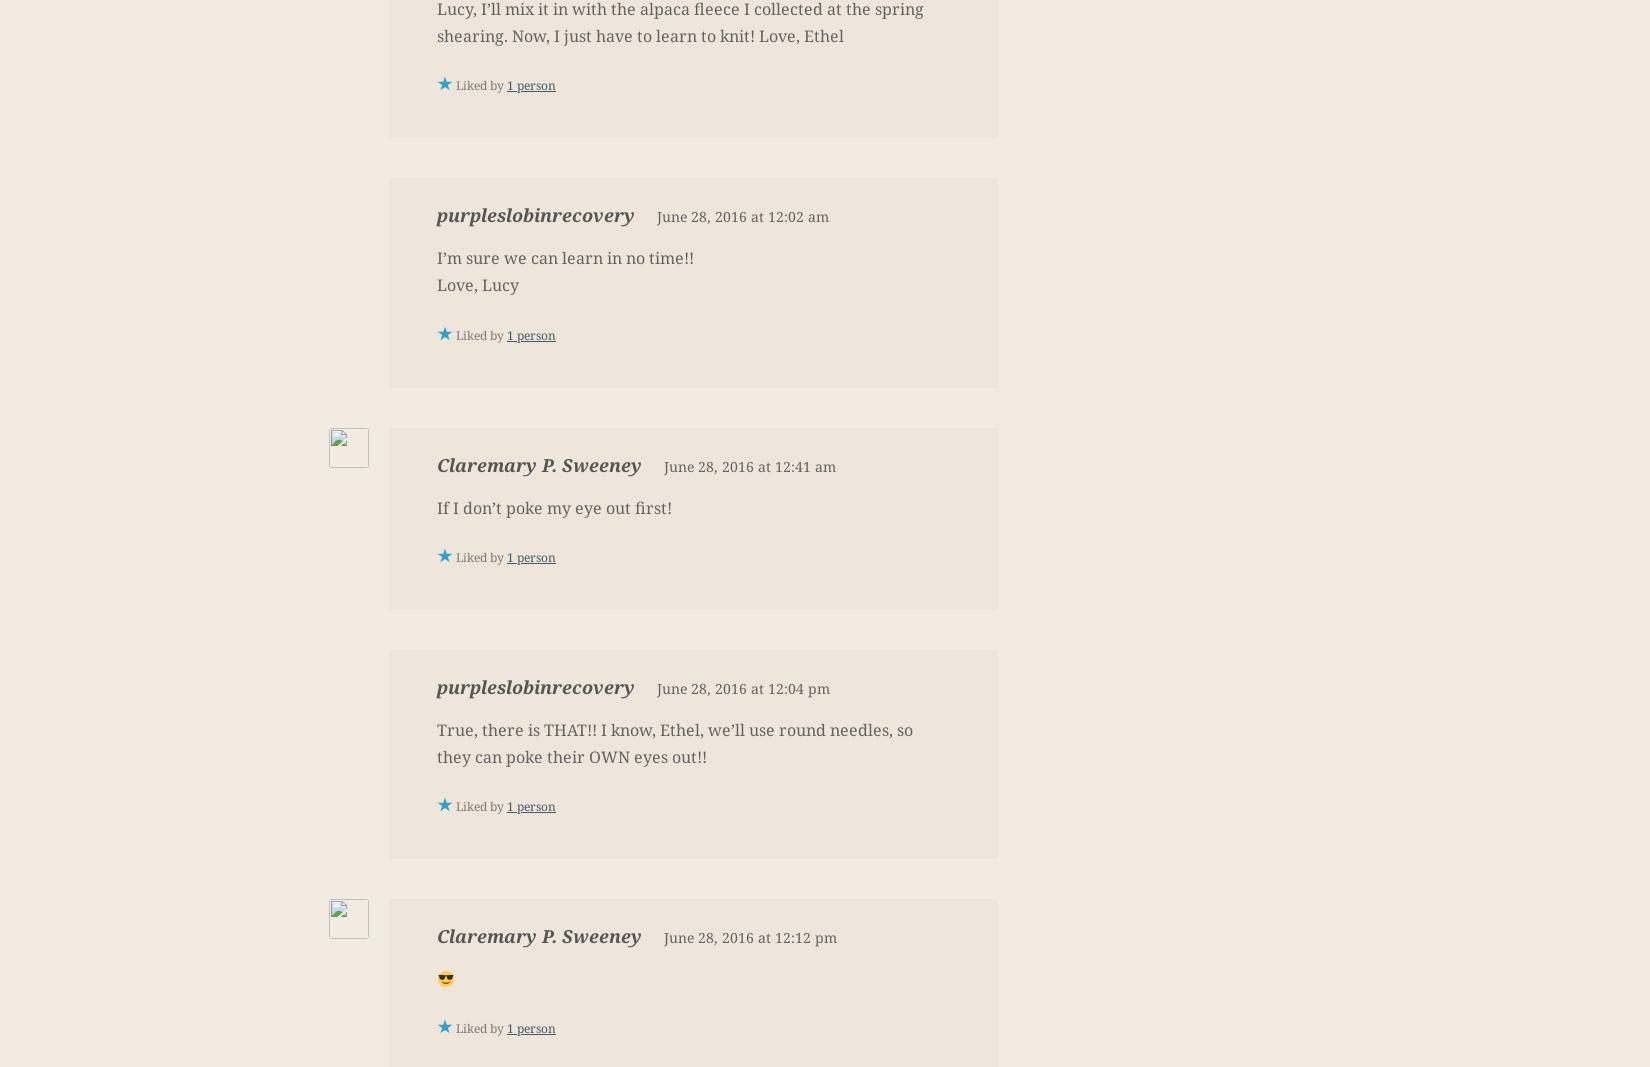  Describe the element at coordinates (674, 741) in the screenshot. I see `'True, there is THAT!!  I know, Ethel, we’ll use round needles, so they can poke their OWN eyes out!!'` at that location.